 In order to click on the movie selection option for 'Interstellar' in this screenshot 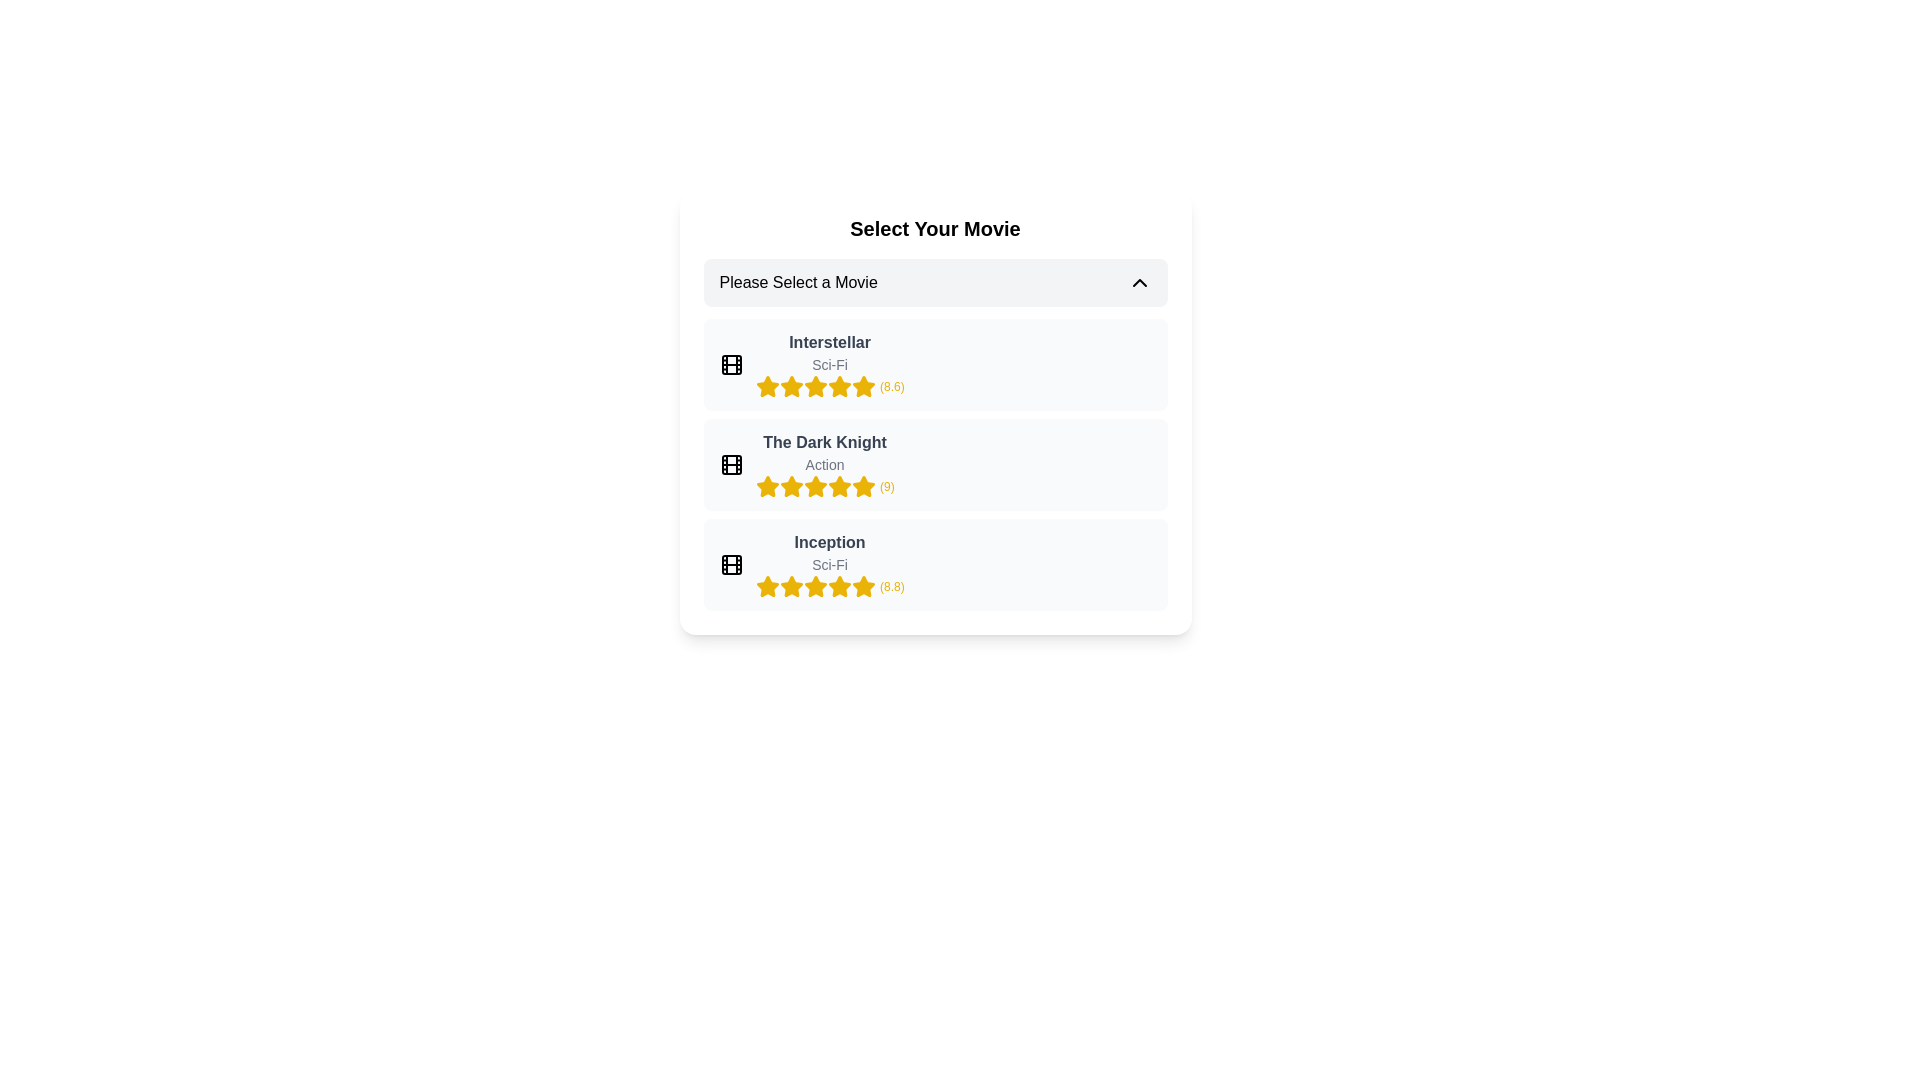, I will do `click(934, 365)`.